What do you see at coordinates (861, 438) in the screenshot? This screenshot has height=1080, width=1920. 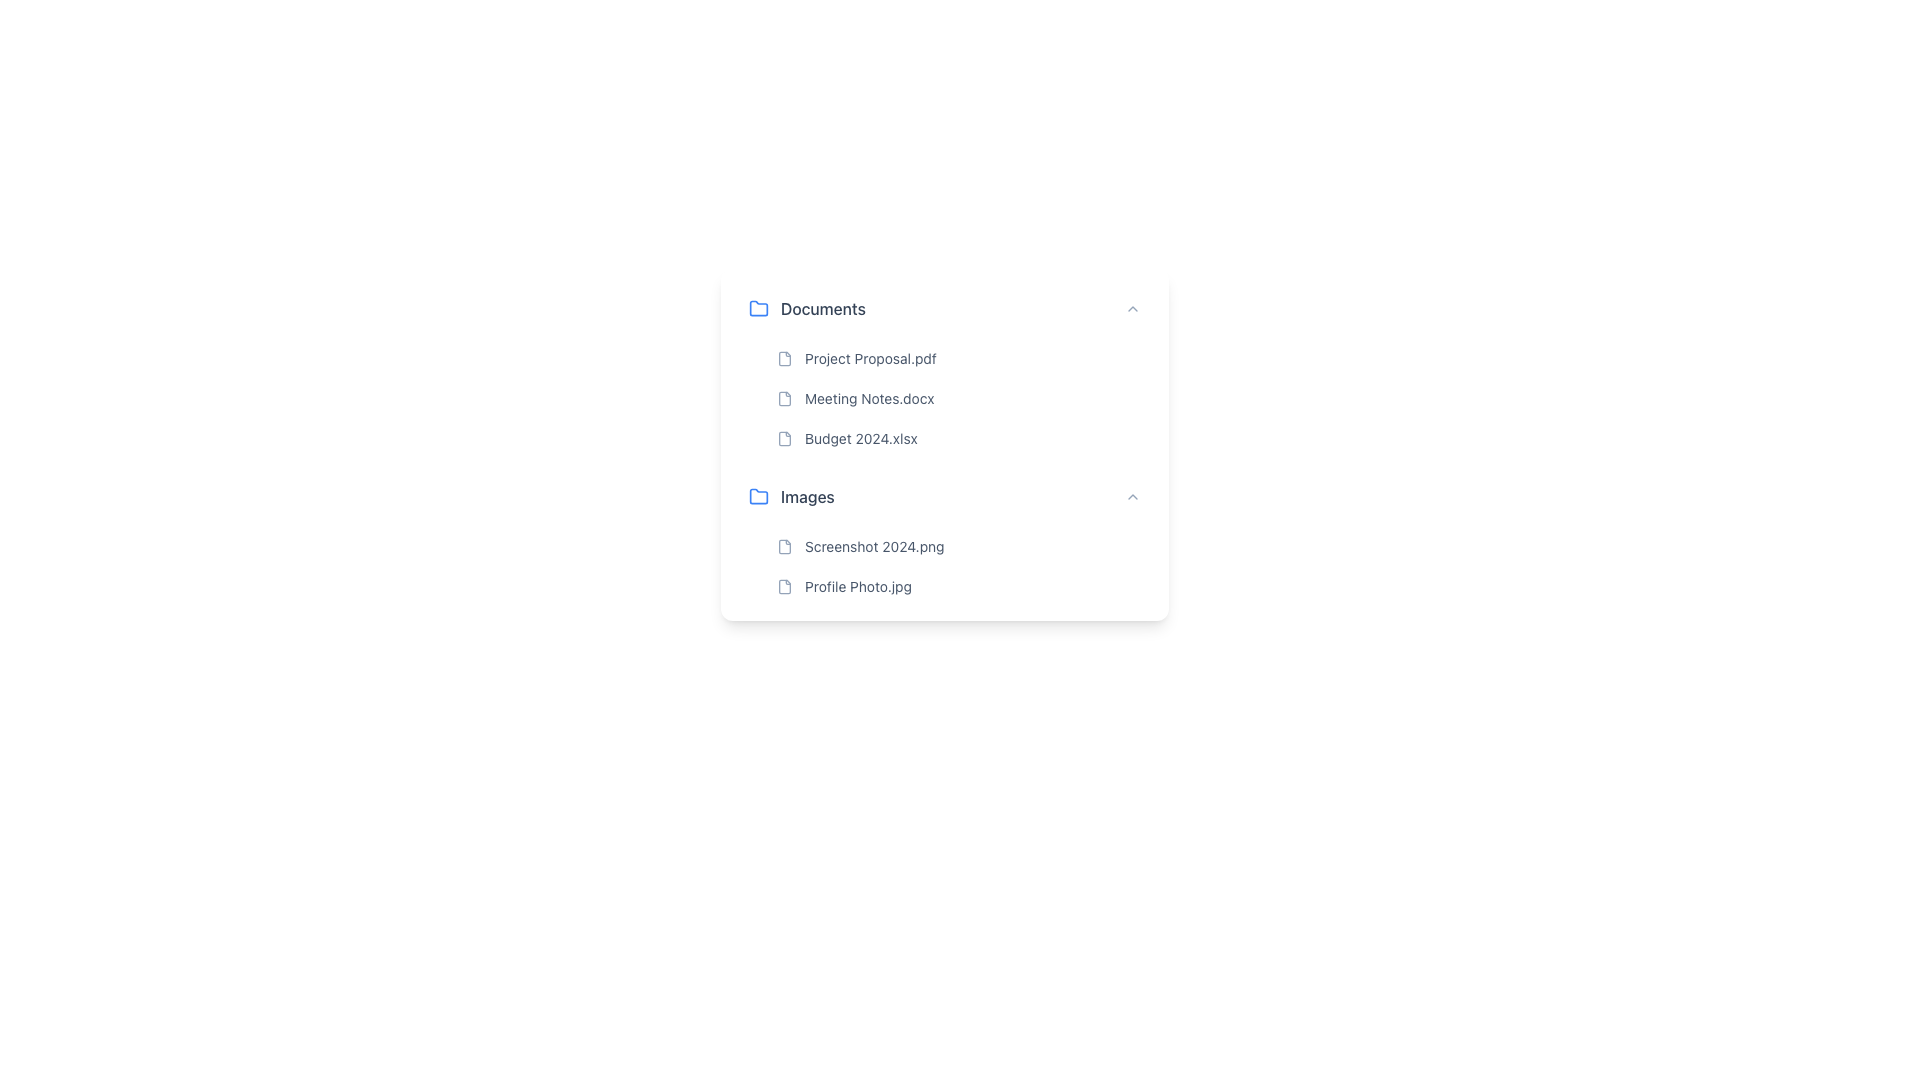 I see `the text label displaying the file name 'Budget 2024.xlsx'` at bounding box center [861, 438].